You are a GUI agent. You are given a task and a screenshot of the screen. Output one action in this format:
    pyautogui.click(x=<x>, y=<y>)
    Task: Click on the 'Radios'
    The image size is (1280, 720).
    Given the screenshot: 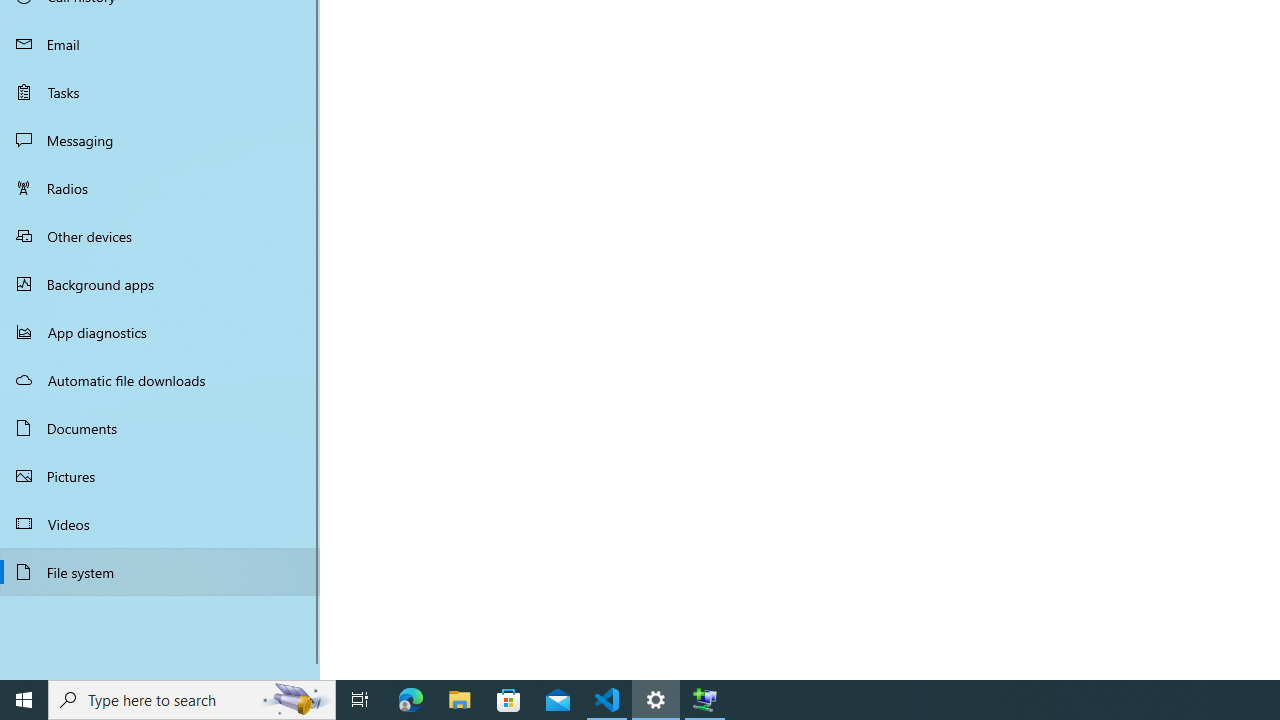 What is the action you would take?
    pyautogui.click(x=160, y=187)
    